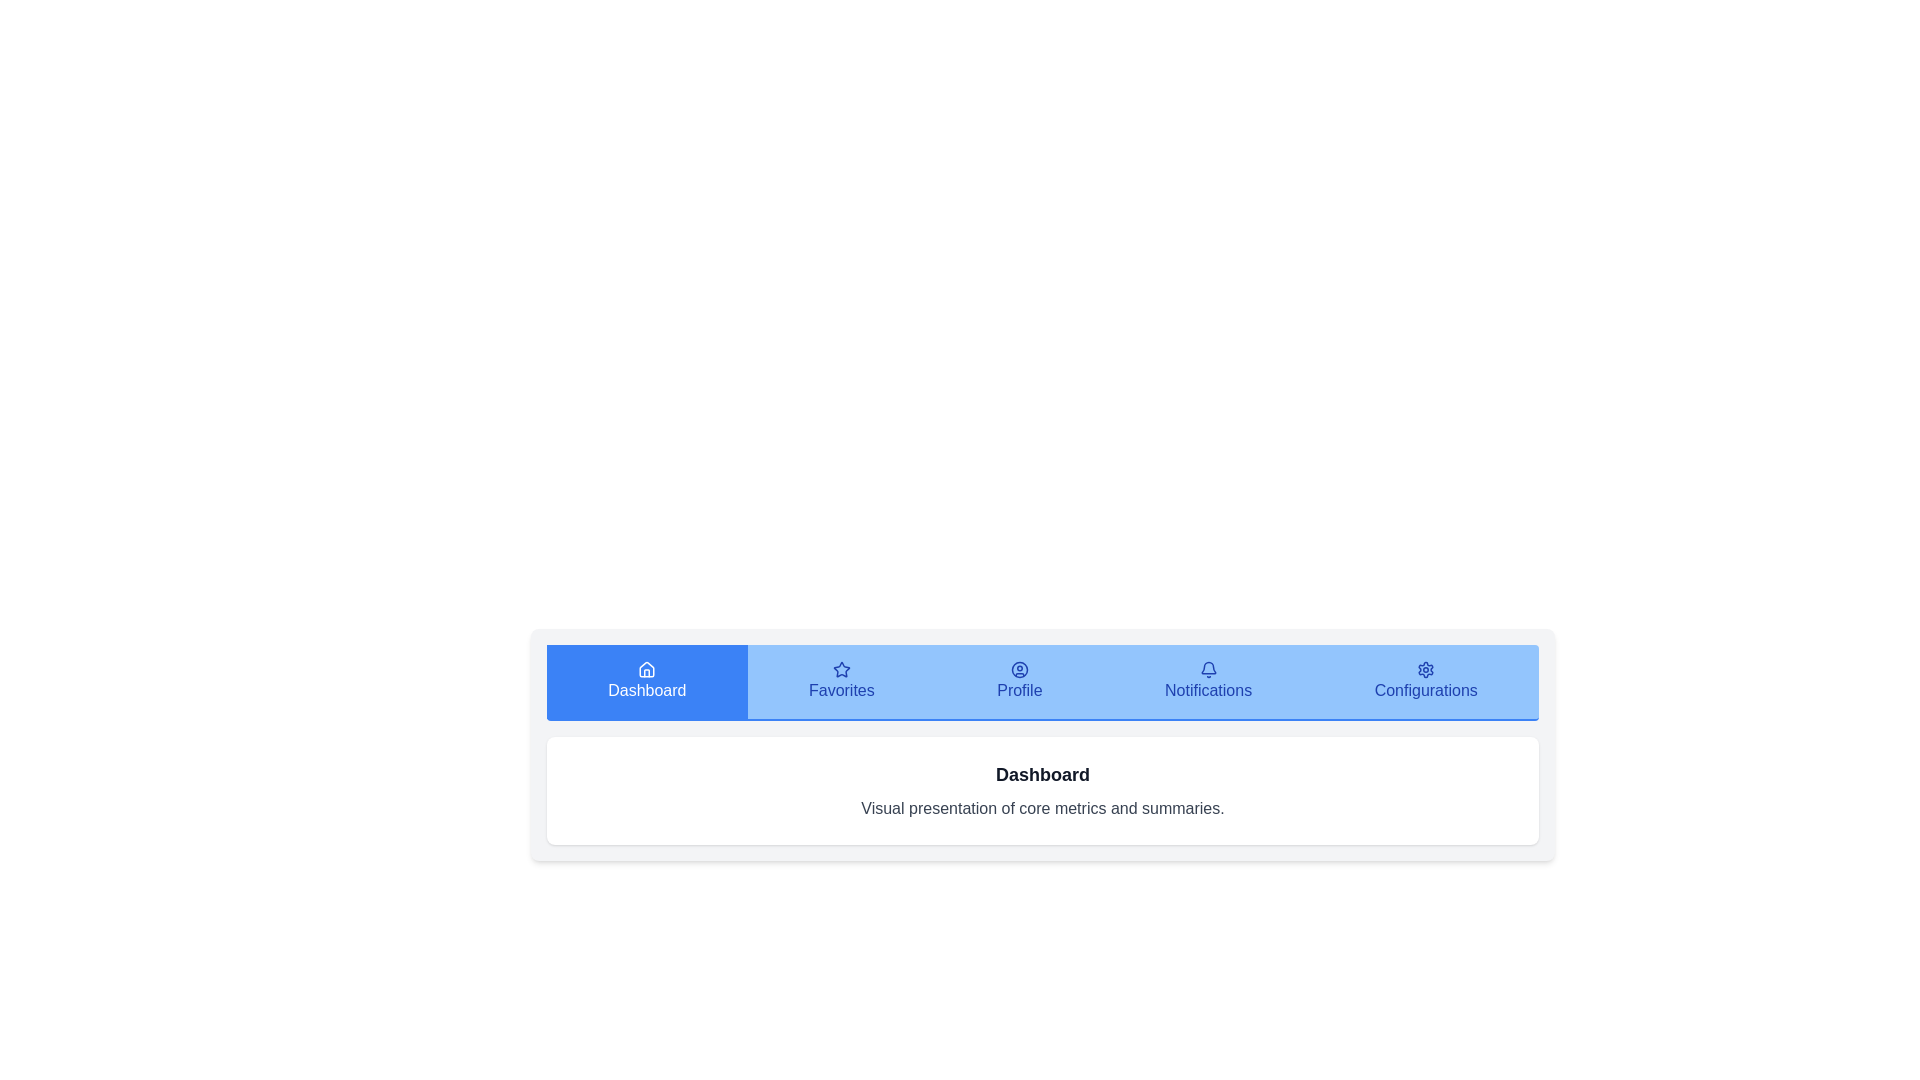  I want to click on the tab corresponding to Profile, so click(1018, 681).